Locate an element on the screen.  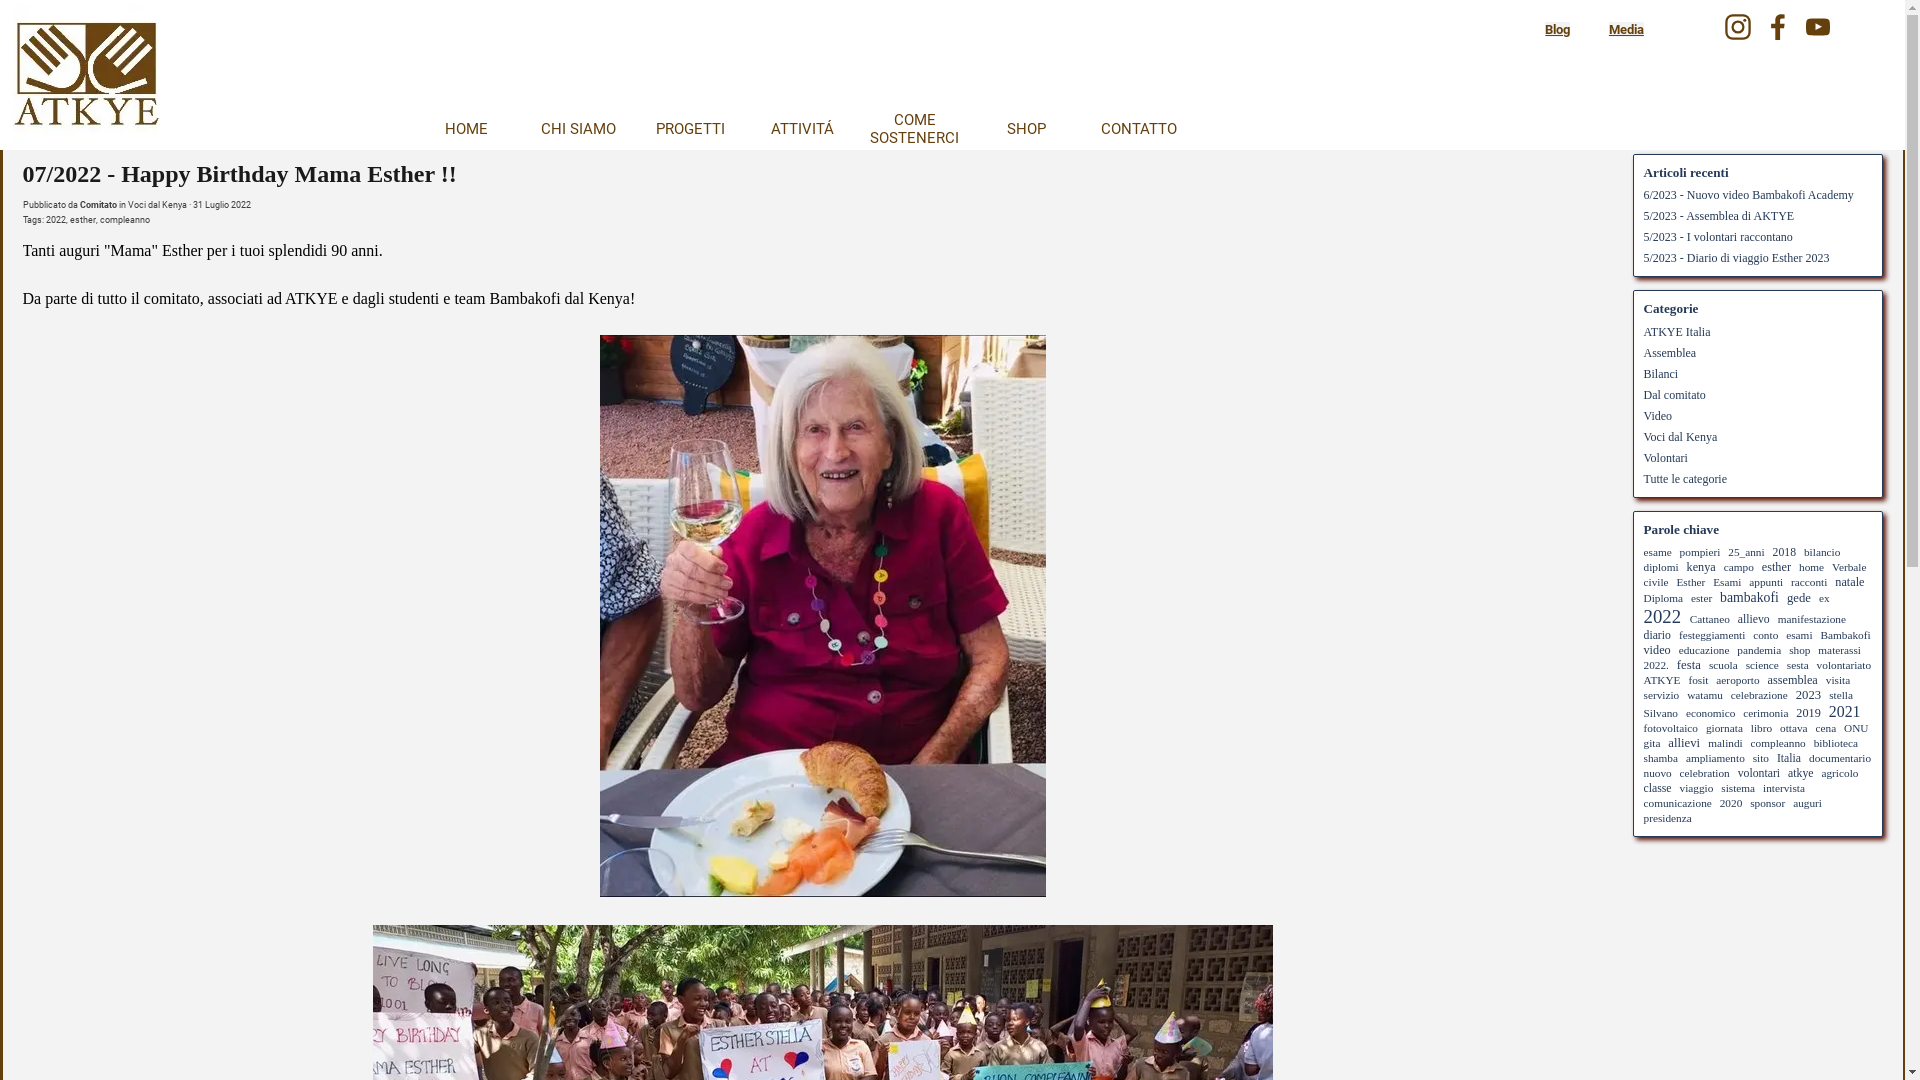
'esame' is located at coordinates (1657, 551).